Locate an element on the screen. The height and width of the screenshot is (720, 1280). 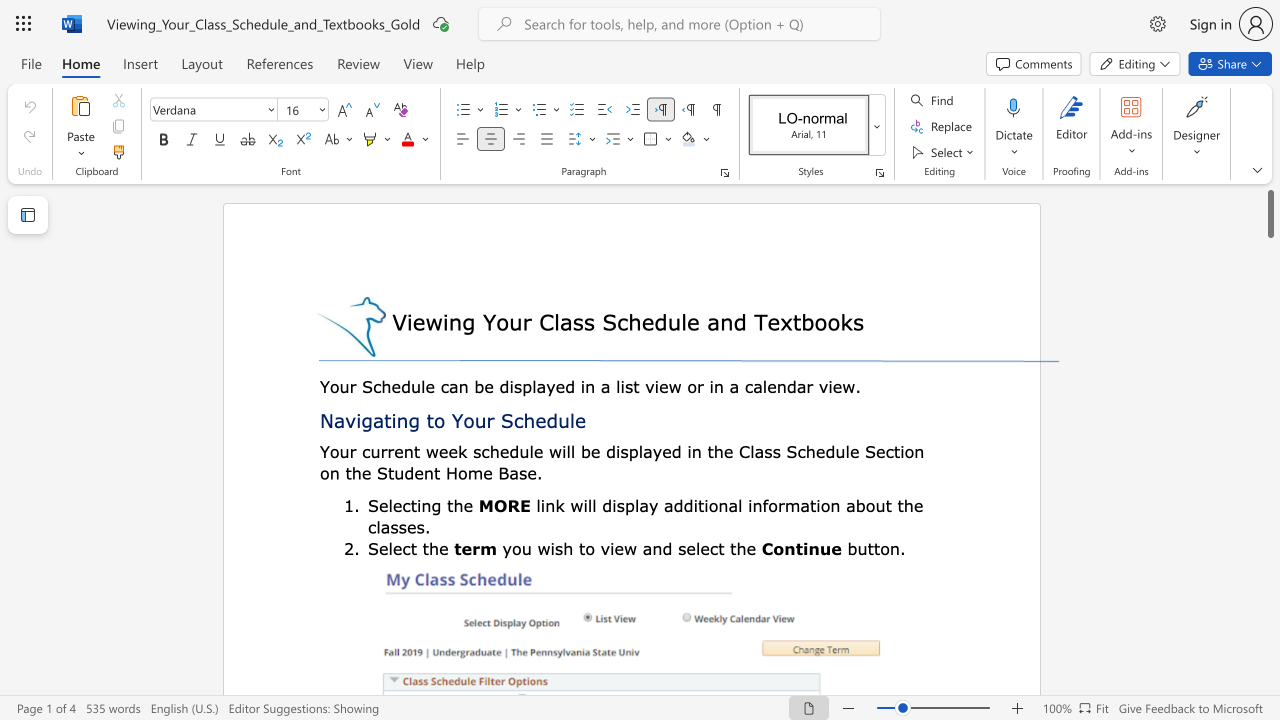
the vertical scrollbar to lower the page content is located at coordinates (1269, 498).